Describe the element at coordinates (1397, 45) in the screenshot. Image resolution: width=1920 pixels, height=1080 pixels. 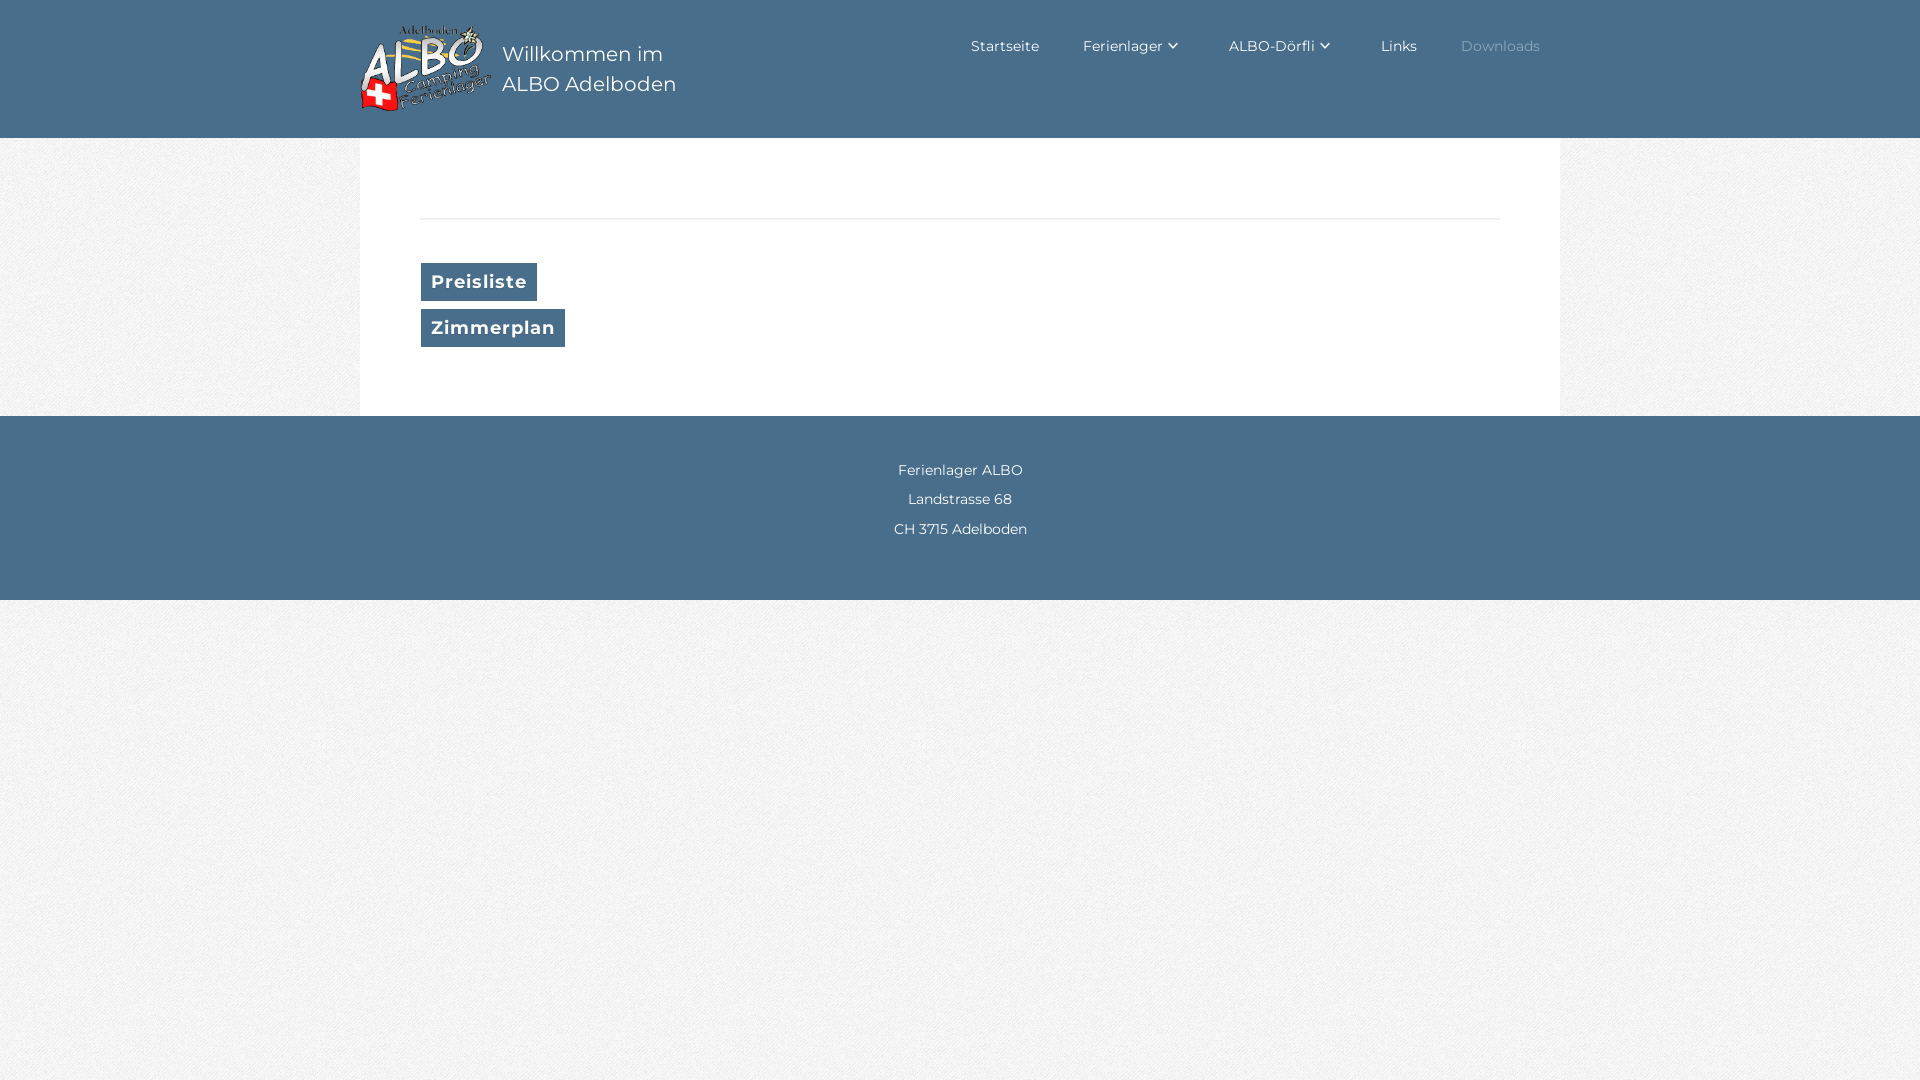
I see `'Links'` at that location.